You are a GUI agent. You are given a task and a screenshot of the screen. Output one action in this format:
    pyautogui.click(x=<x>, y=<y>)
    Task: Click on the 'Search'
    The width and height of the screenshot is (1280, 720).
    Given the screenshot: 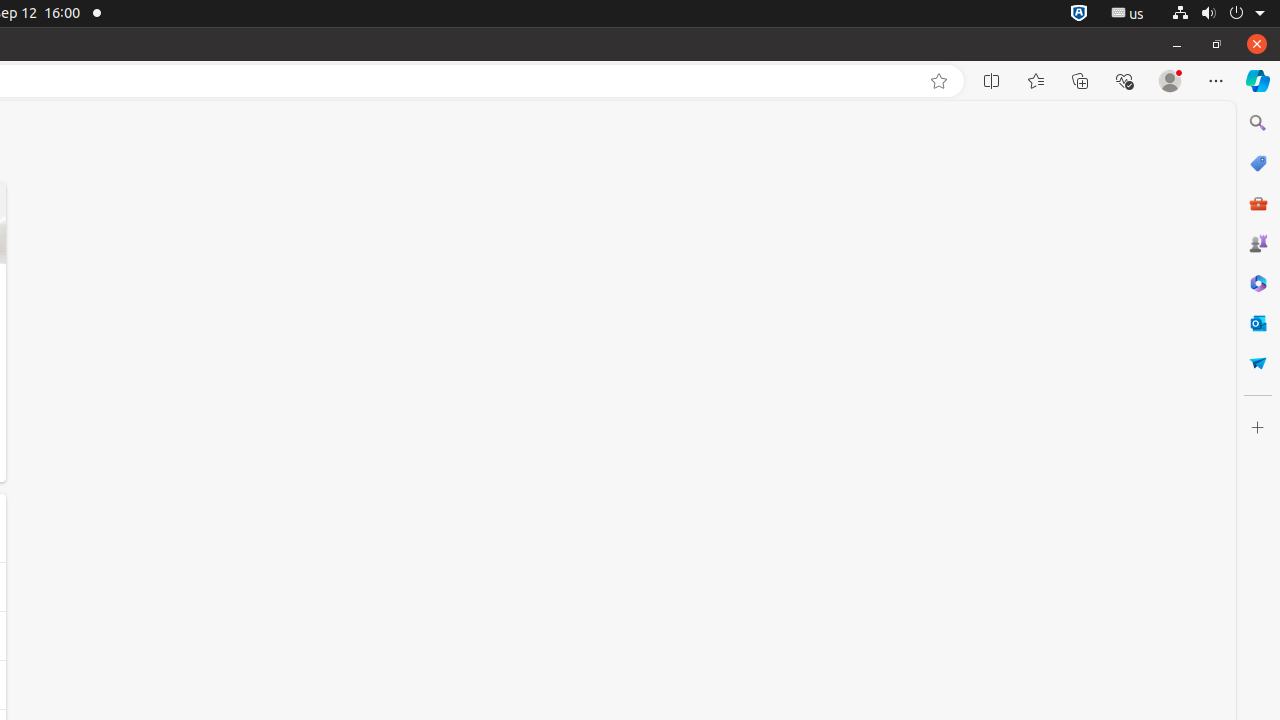 What is the action you would take?
    pyautogui.click(x=1256, y=122)
    